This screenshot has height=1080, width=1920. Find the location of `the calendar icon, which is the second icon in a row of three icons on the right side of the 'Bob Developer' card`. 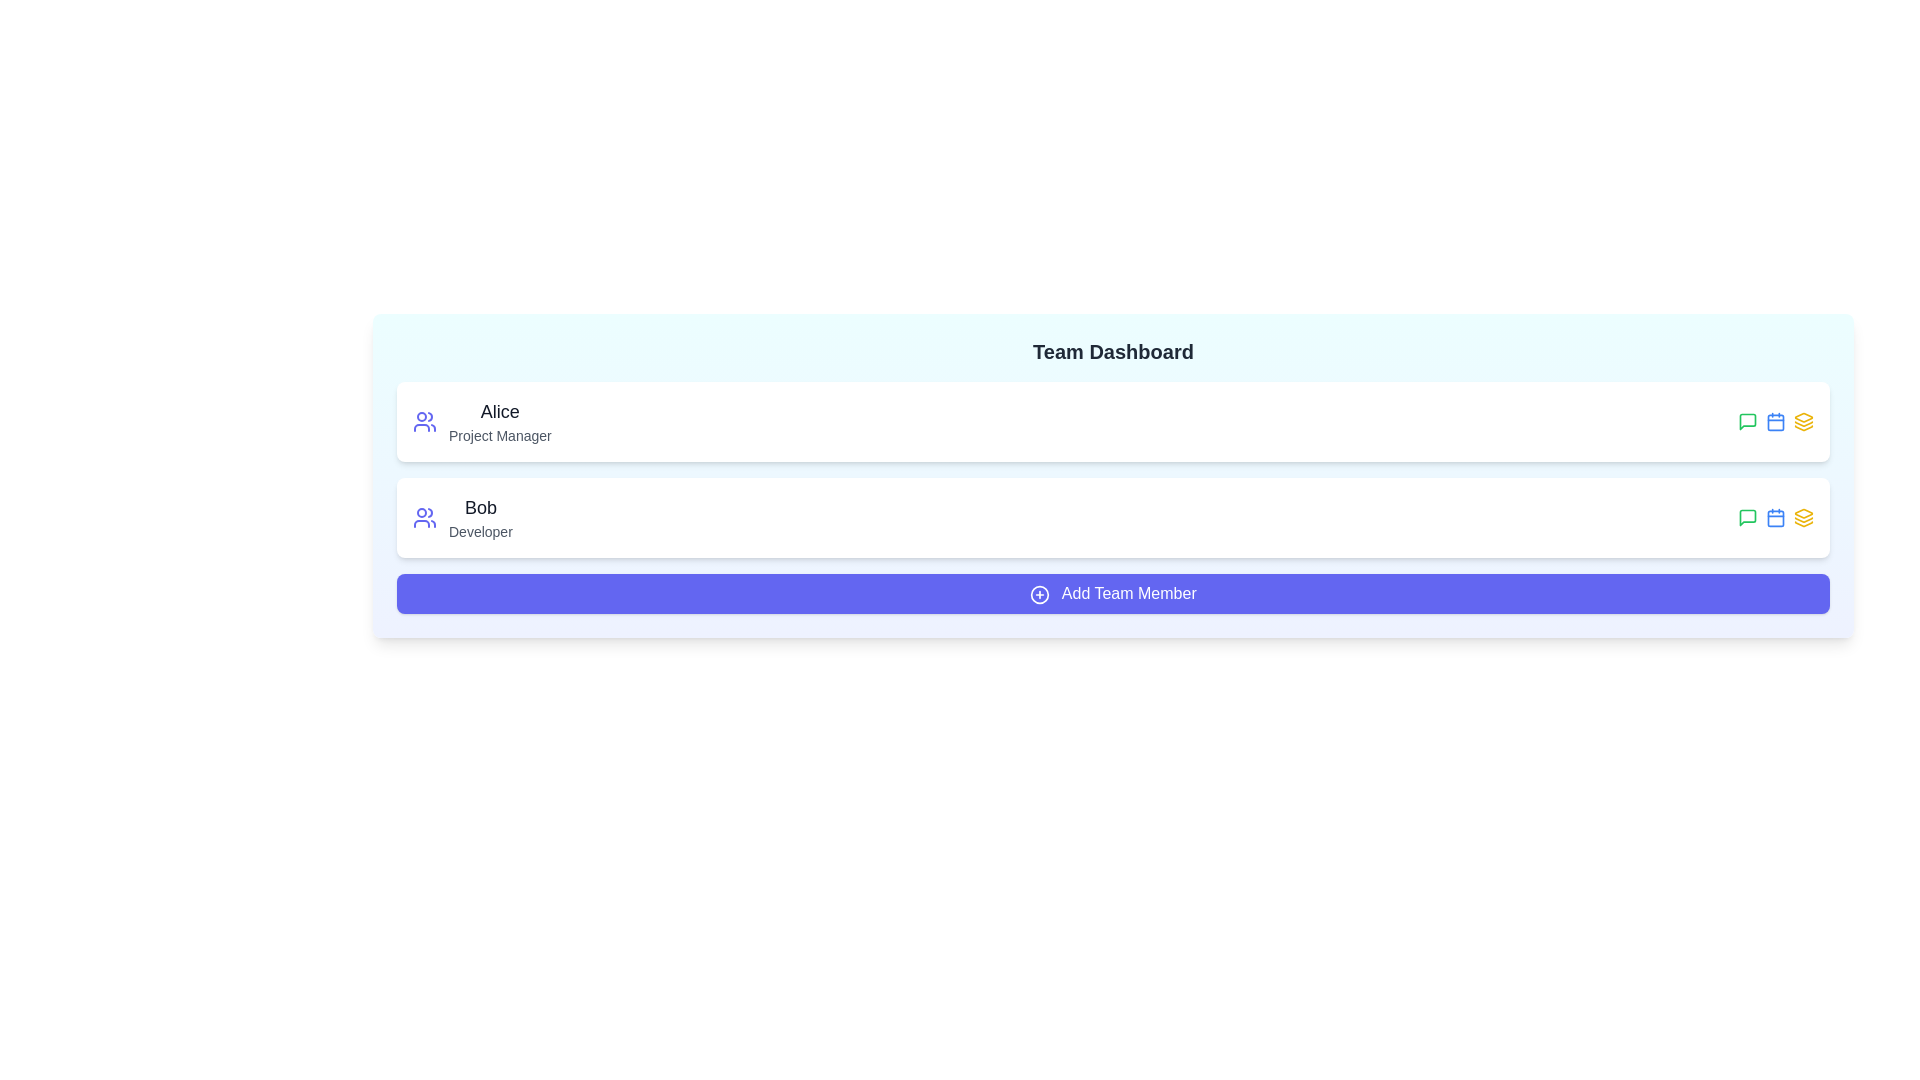

the calendar icon, which is the second icon in a row of three icons on the right side of the 'Bob Developer' card is located at coordinates (1776, 516).